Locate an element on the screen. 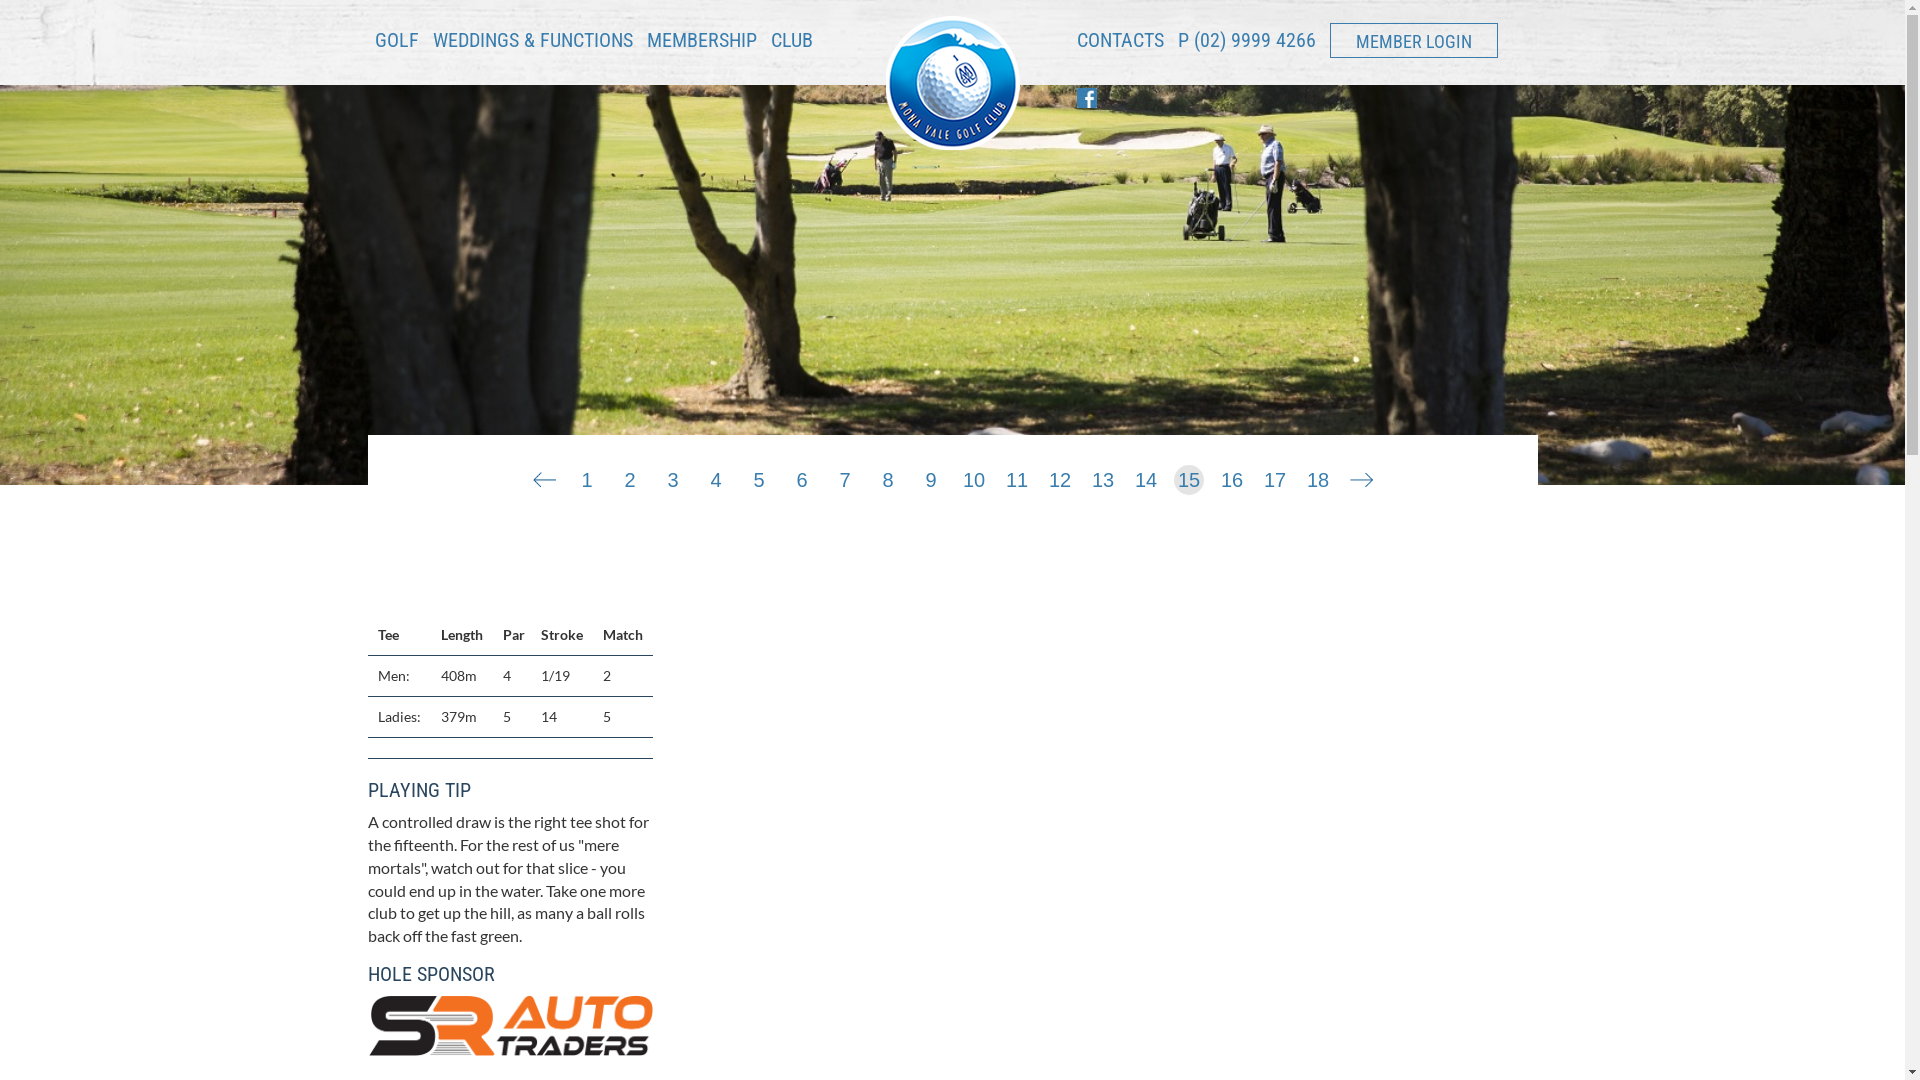 The image size is (1920, 1080). 'MEMBERSHIP' is located at coordinates (700, 39).